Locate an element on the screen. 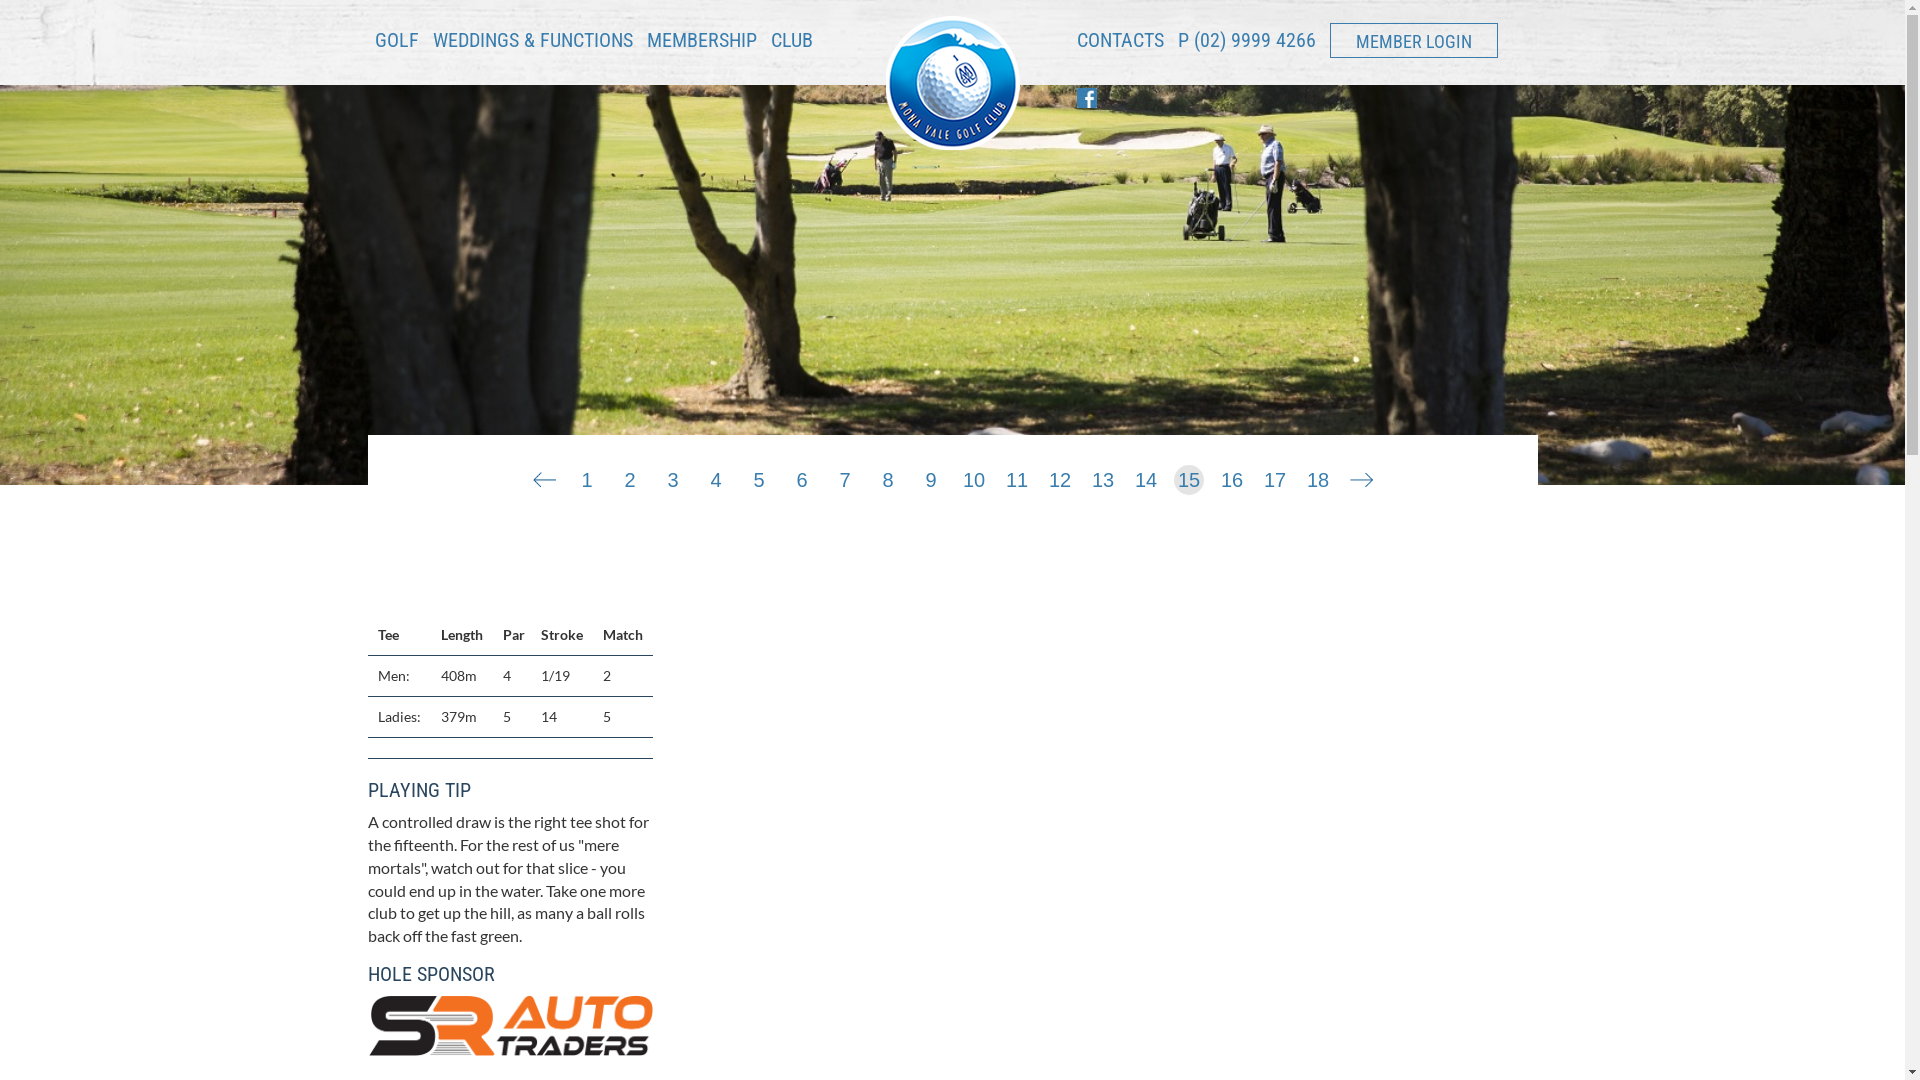 The image size is (1920, 1080). 'MEMBERSHIP' is located at coordinates (700, 39).